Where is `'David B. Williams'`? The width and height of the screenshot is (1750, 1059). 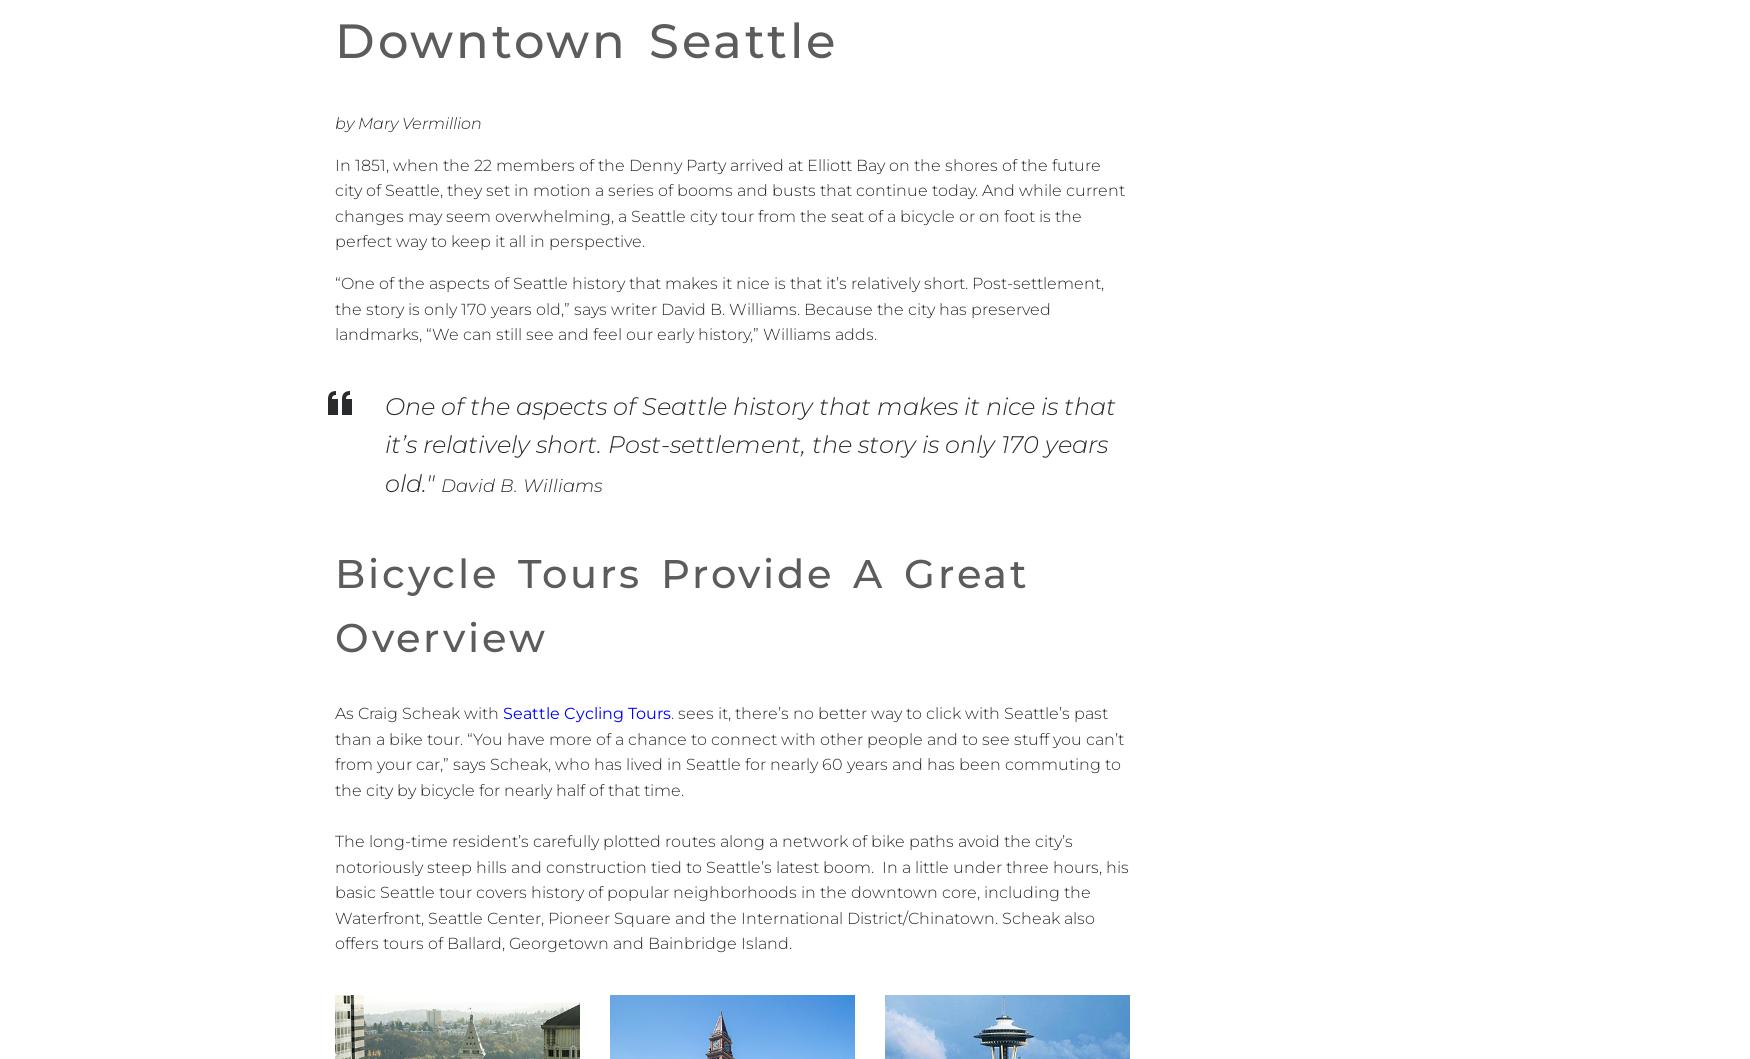
'David B. Williams' is located at coordinates (521, 485).